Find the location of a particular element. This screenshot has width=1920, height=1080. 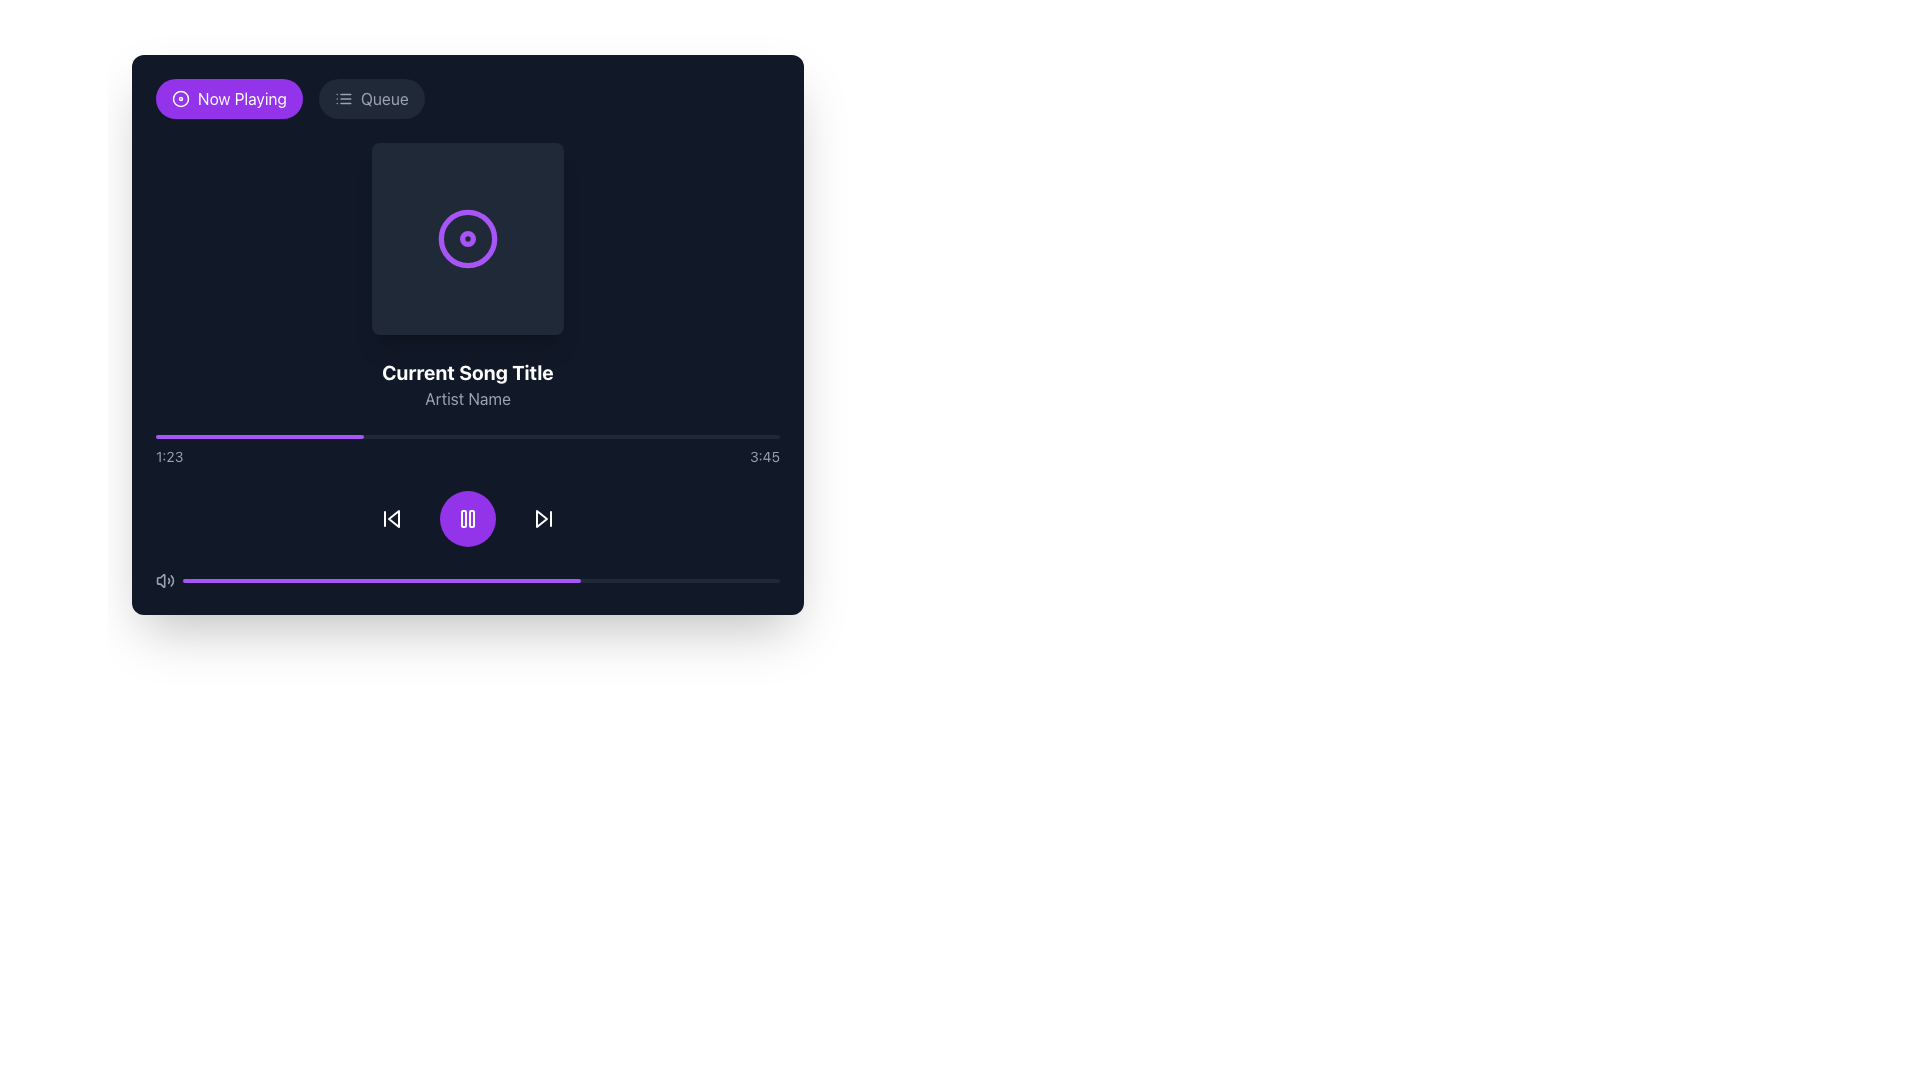

the Navigation tabs containing 'Now Playing' and 'Queue' for visual feedback is located at coordinates (466, 99).